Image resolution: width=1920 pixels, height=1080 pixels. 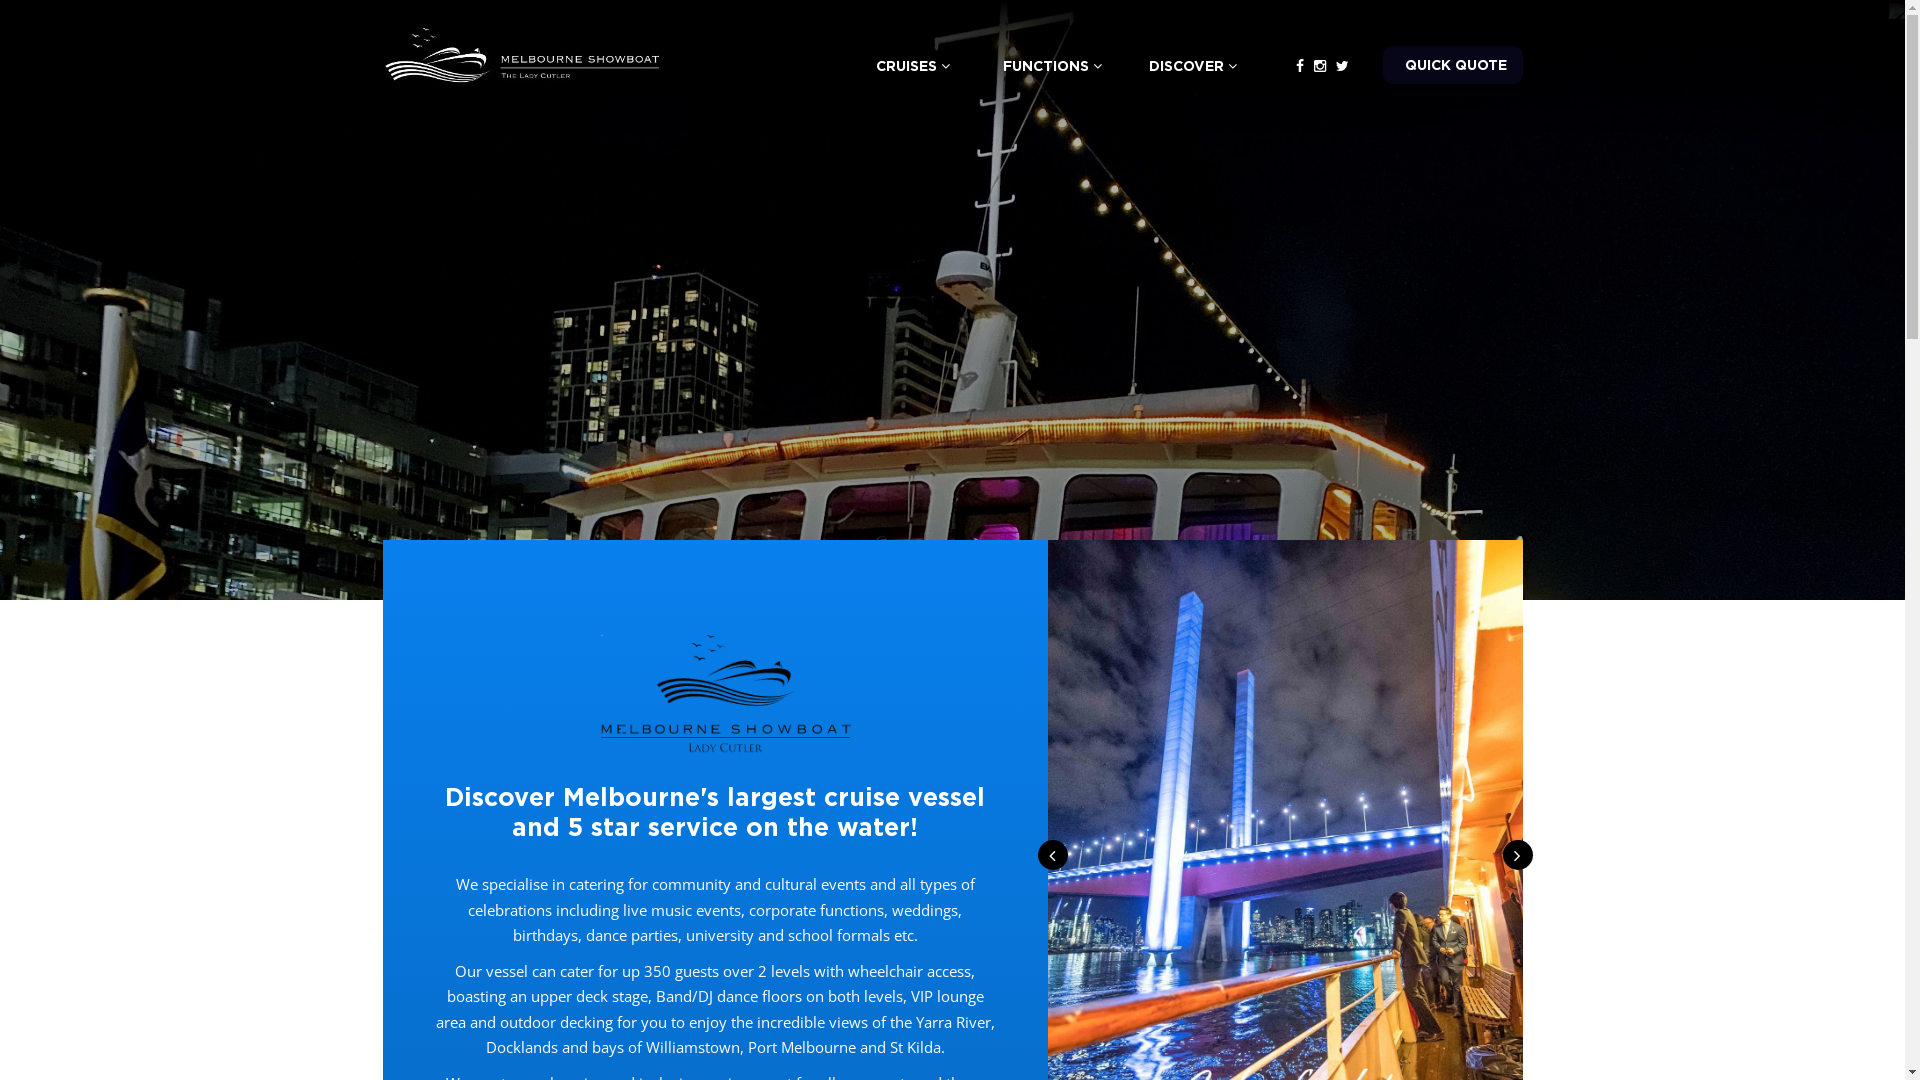 I want to click on 'QUICK QUOTE', so click(x=1381, y=64).